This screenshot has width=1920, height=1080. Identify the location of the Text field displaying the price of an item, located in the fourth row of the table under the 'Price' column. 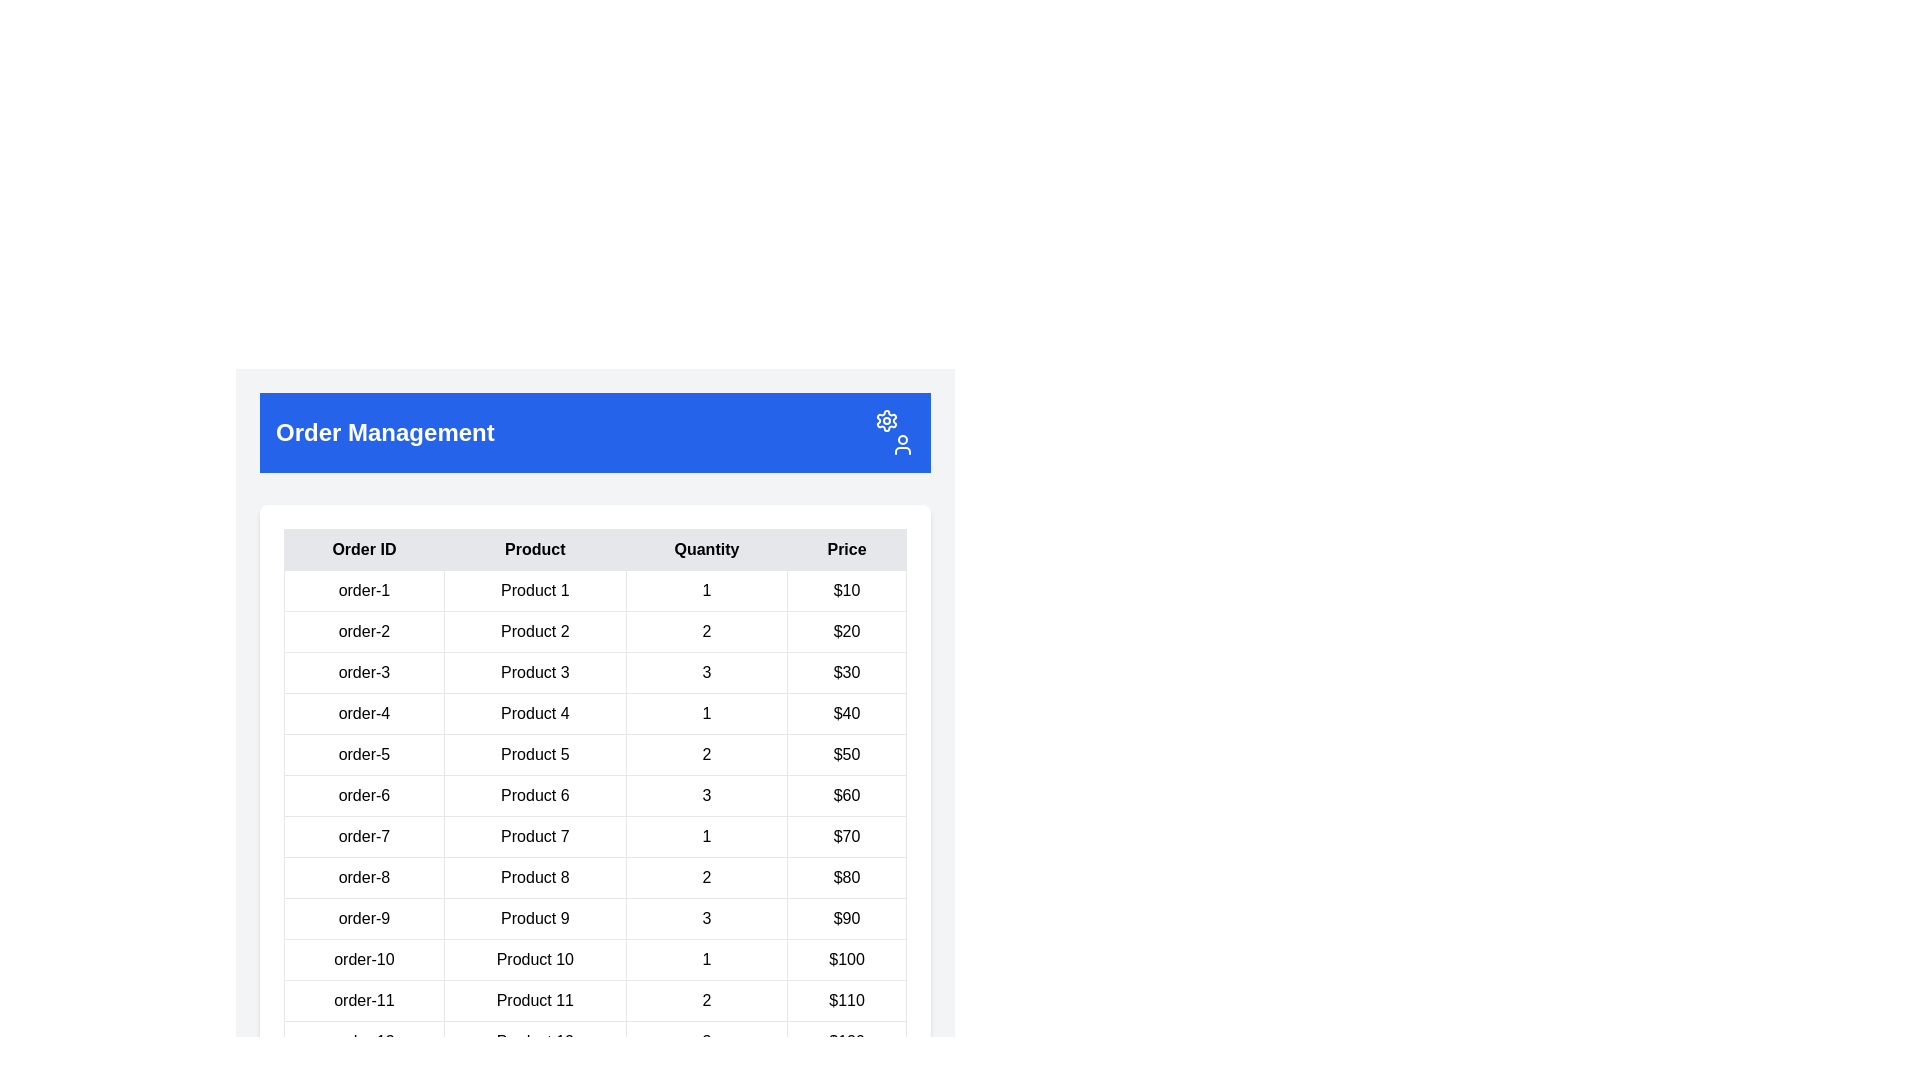
(847, 712).